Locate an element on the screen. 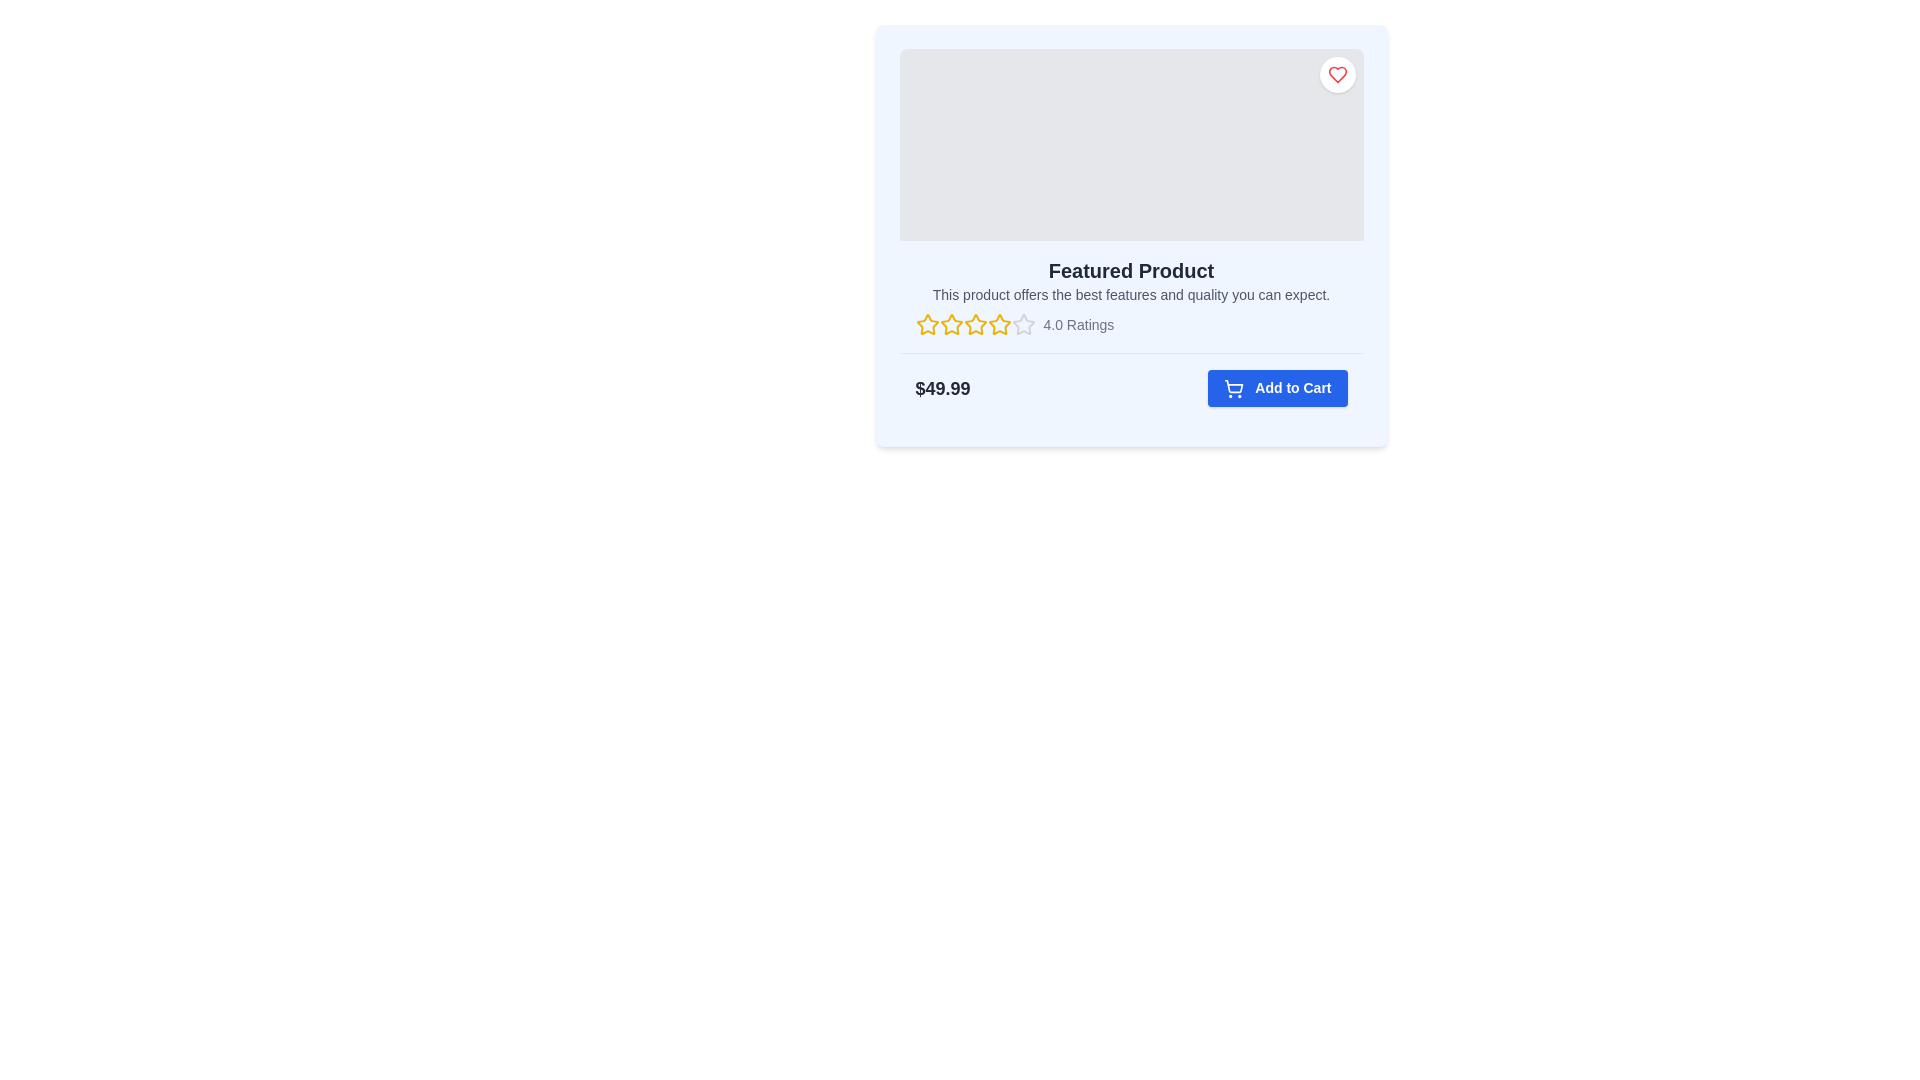  the star icon in the rating system is located at coordinates (1022, 323).